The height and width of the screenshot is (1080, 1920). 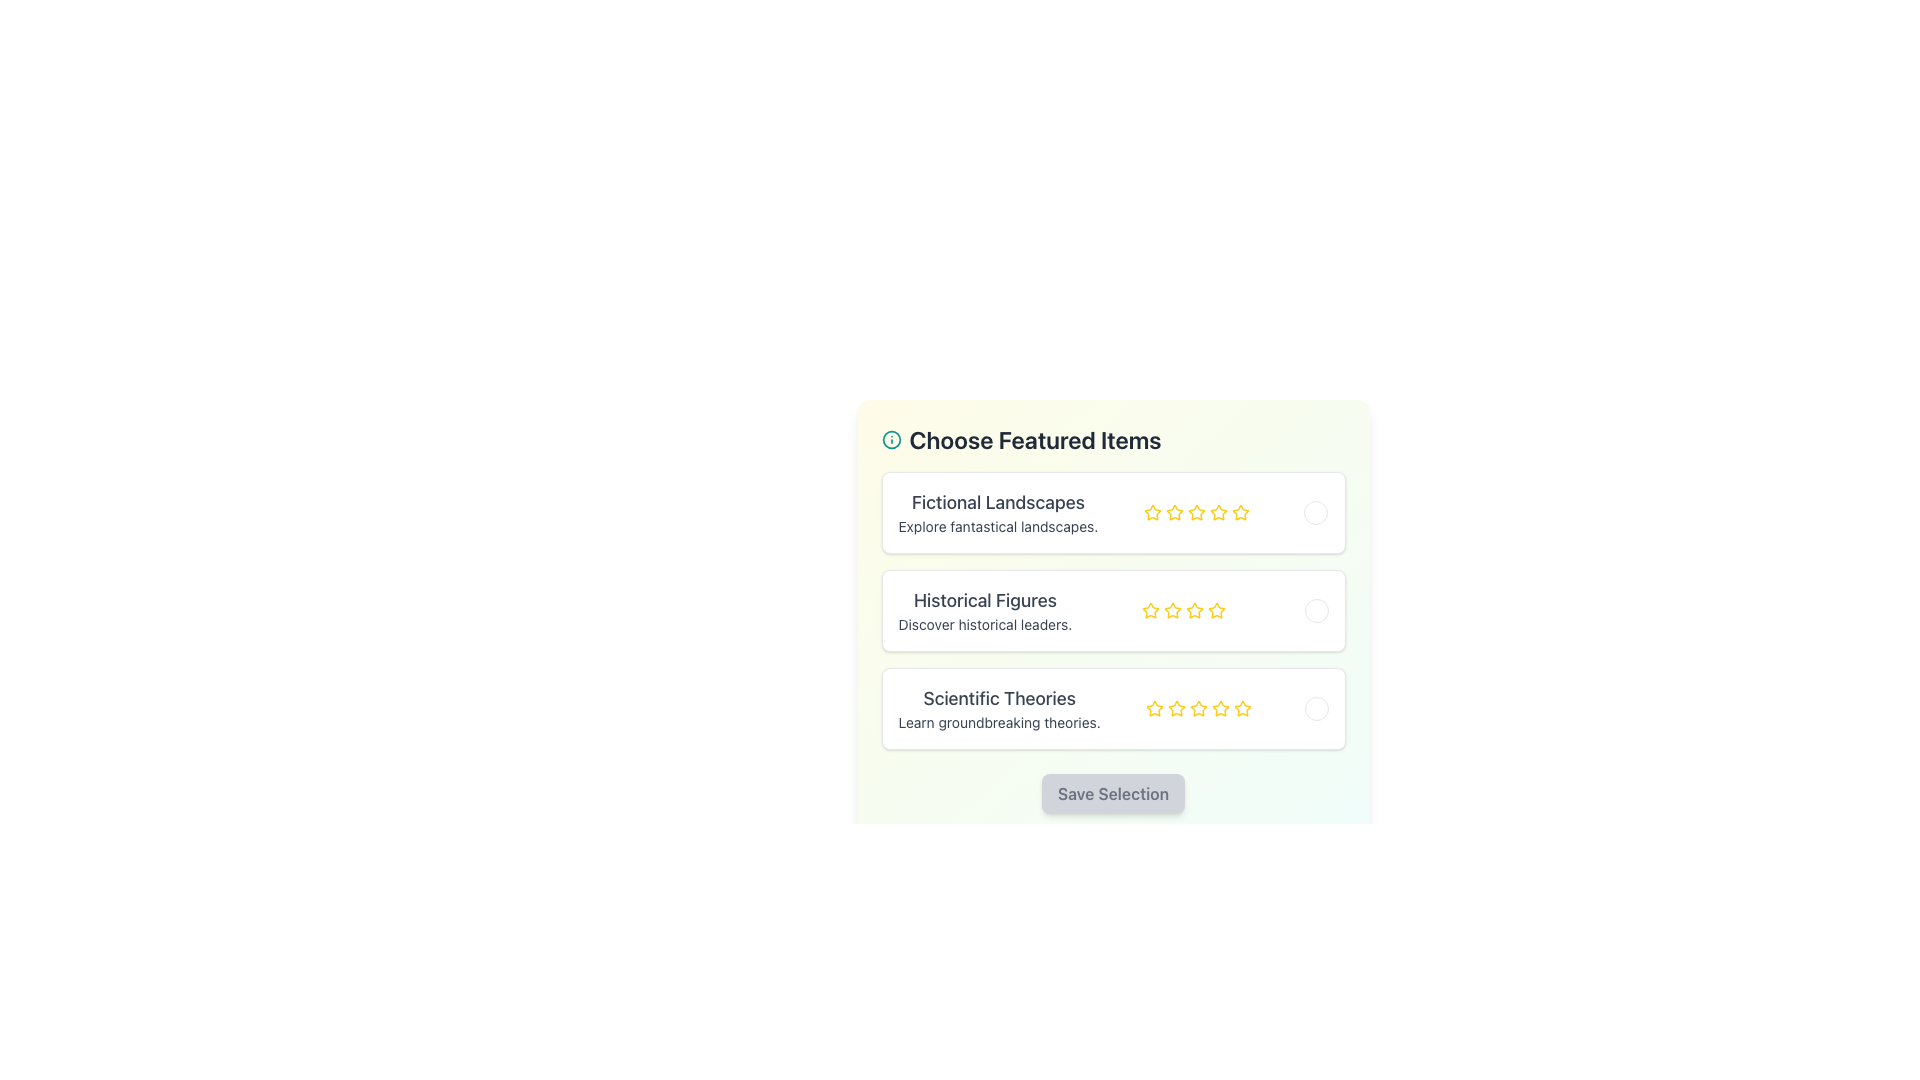 What do you see at coordinates (1112, 708) in the screenshot?
I see `the rectangular card titled 'Scientific Theories', which is the third card in the 'Choose Featured Items' section, displaying a rating system and a circular button` at bounding box center [1112, 708].